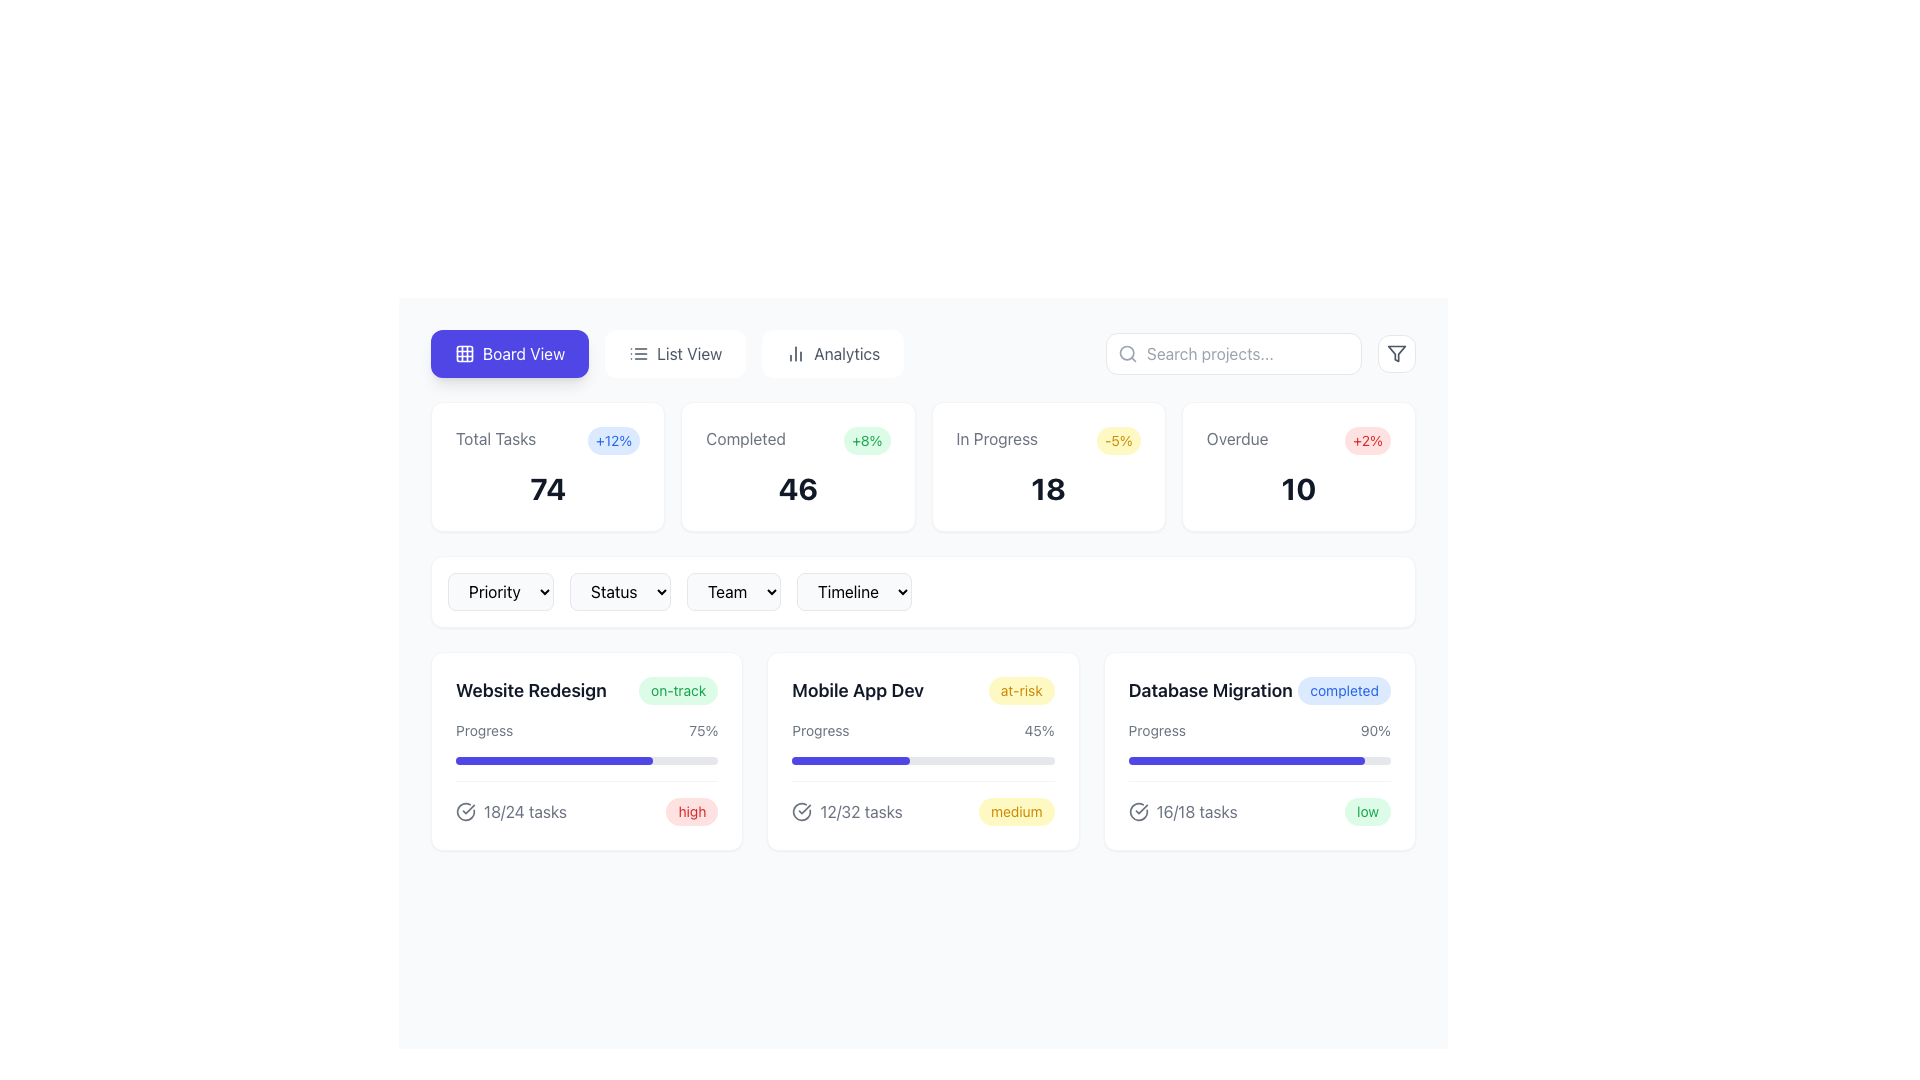 This screenshot has width=1920, height=1080. I want to click on the static text label displaying the current progress percentage for the 'Mobile App Dev' project, located to the right of the 'Progress' text within the project card, so click(1039, 731).